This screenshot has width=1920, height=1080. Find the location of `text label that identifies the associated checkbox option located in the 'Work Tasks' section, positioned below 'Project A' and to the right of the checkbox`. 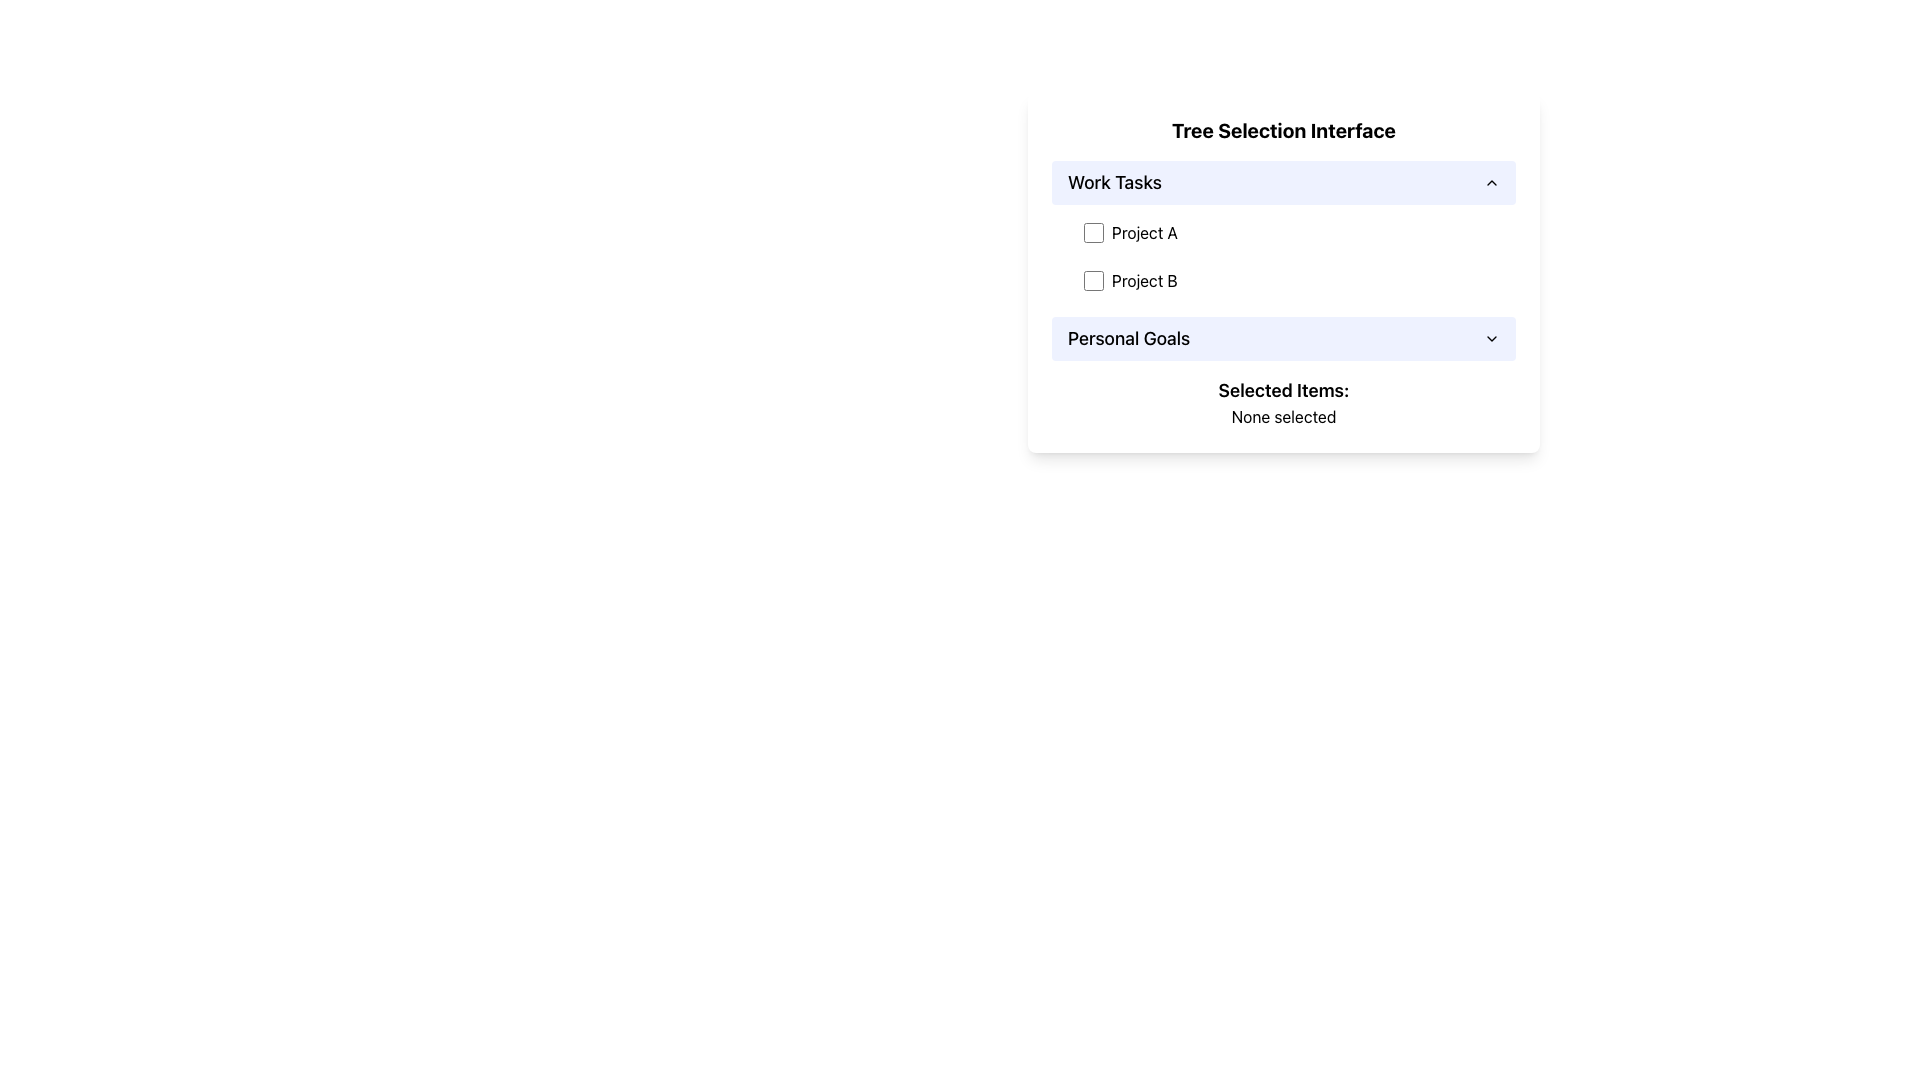

text label that identifies the associated checkbox option located in the 'Work Tasks' section, positioned below 'Project A' and to the right of the checkbox is located at coordinates (1144, 281).